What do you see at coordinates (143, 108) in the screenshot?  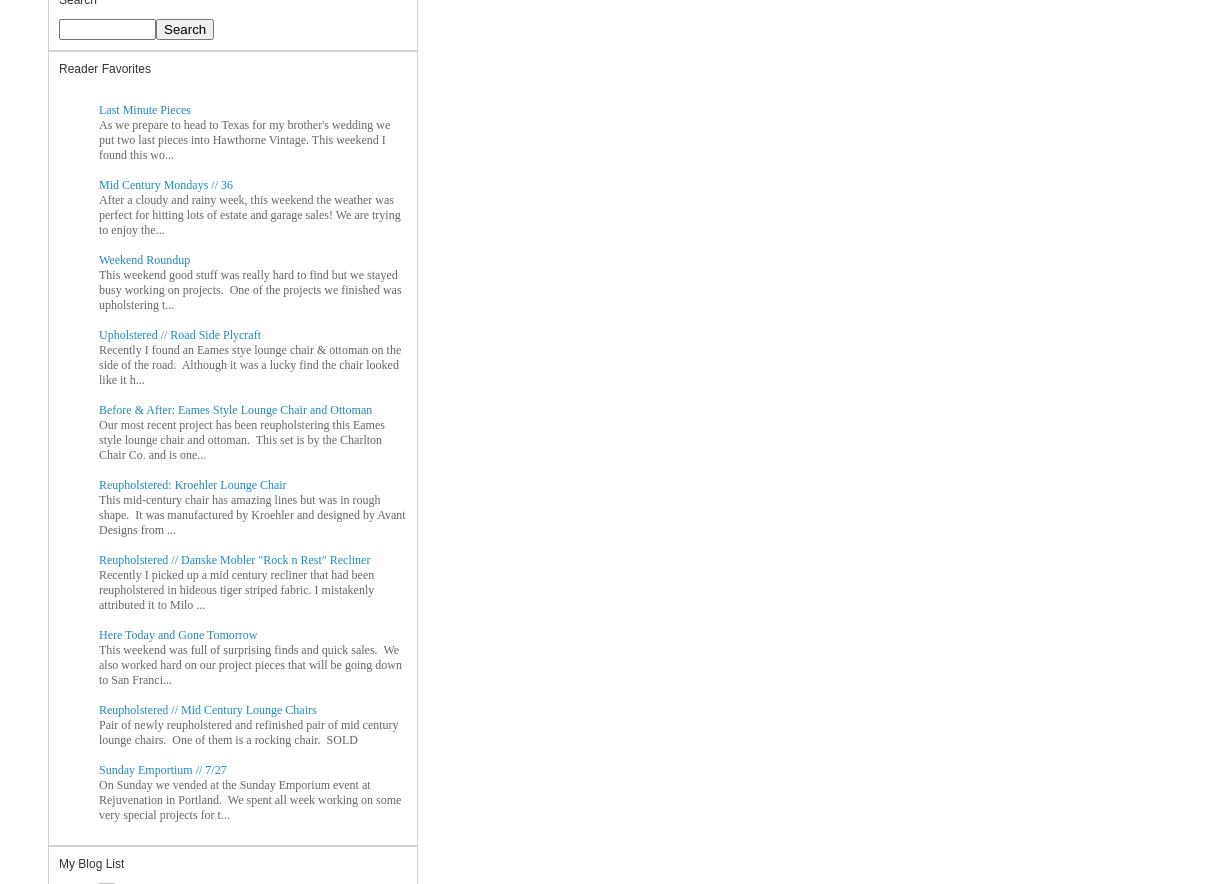 I see `'Last Minute Pieces'` at bounding box center [143, 108].